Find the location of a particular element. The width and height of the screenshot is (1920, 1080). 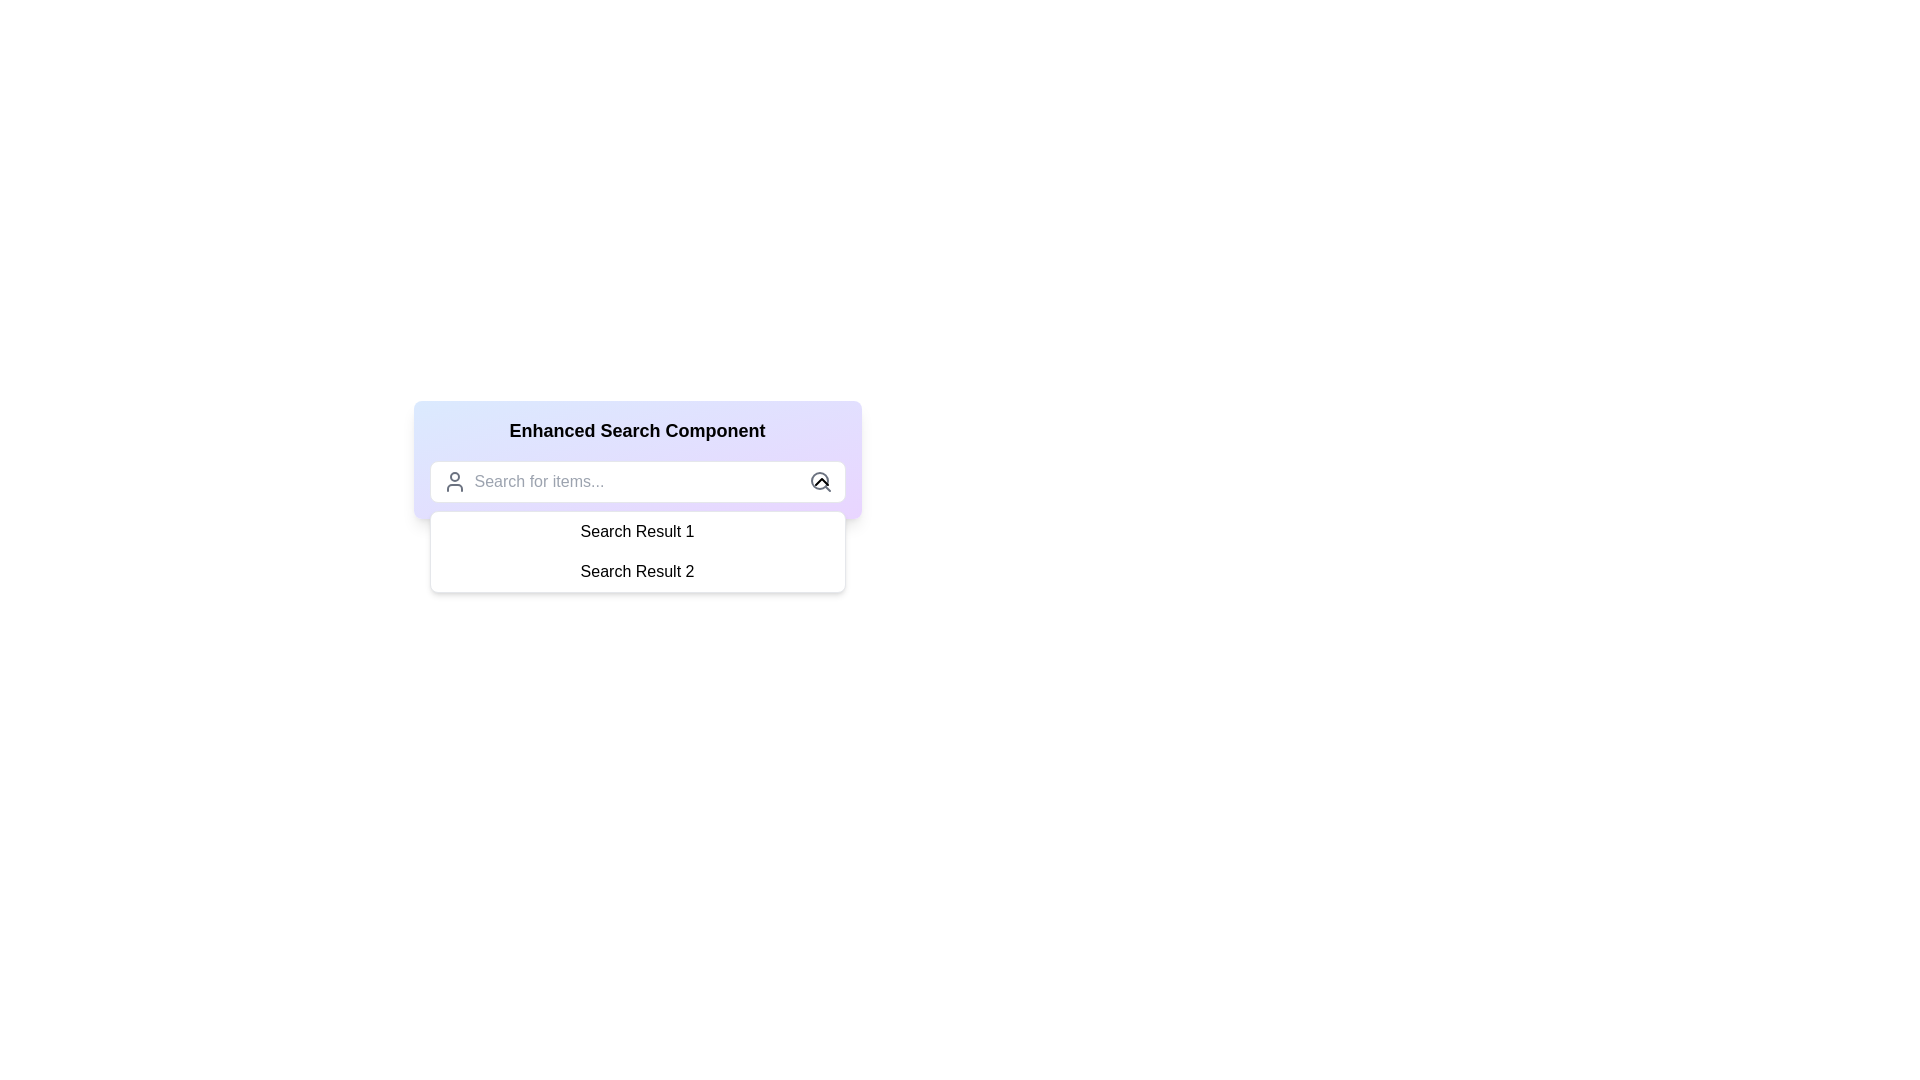

the search button located at the top-right segment of the search field is located at coordinates (820, 482).